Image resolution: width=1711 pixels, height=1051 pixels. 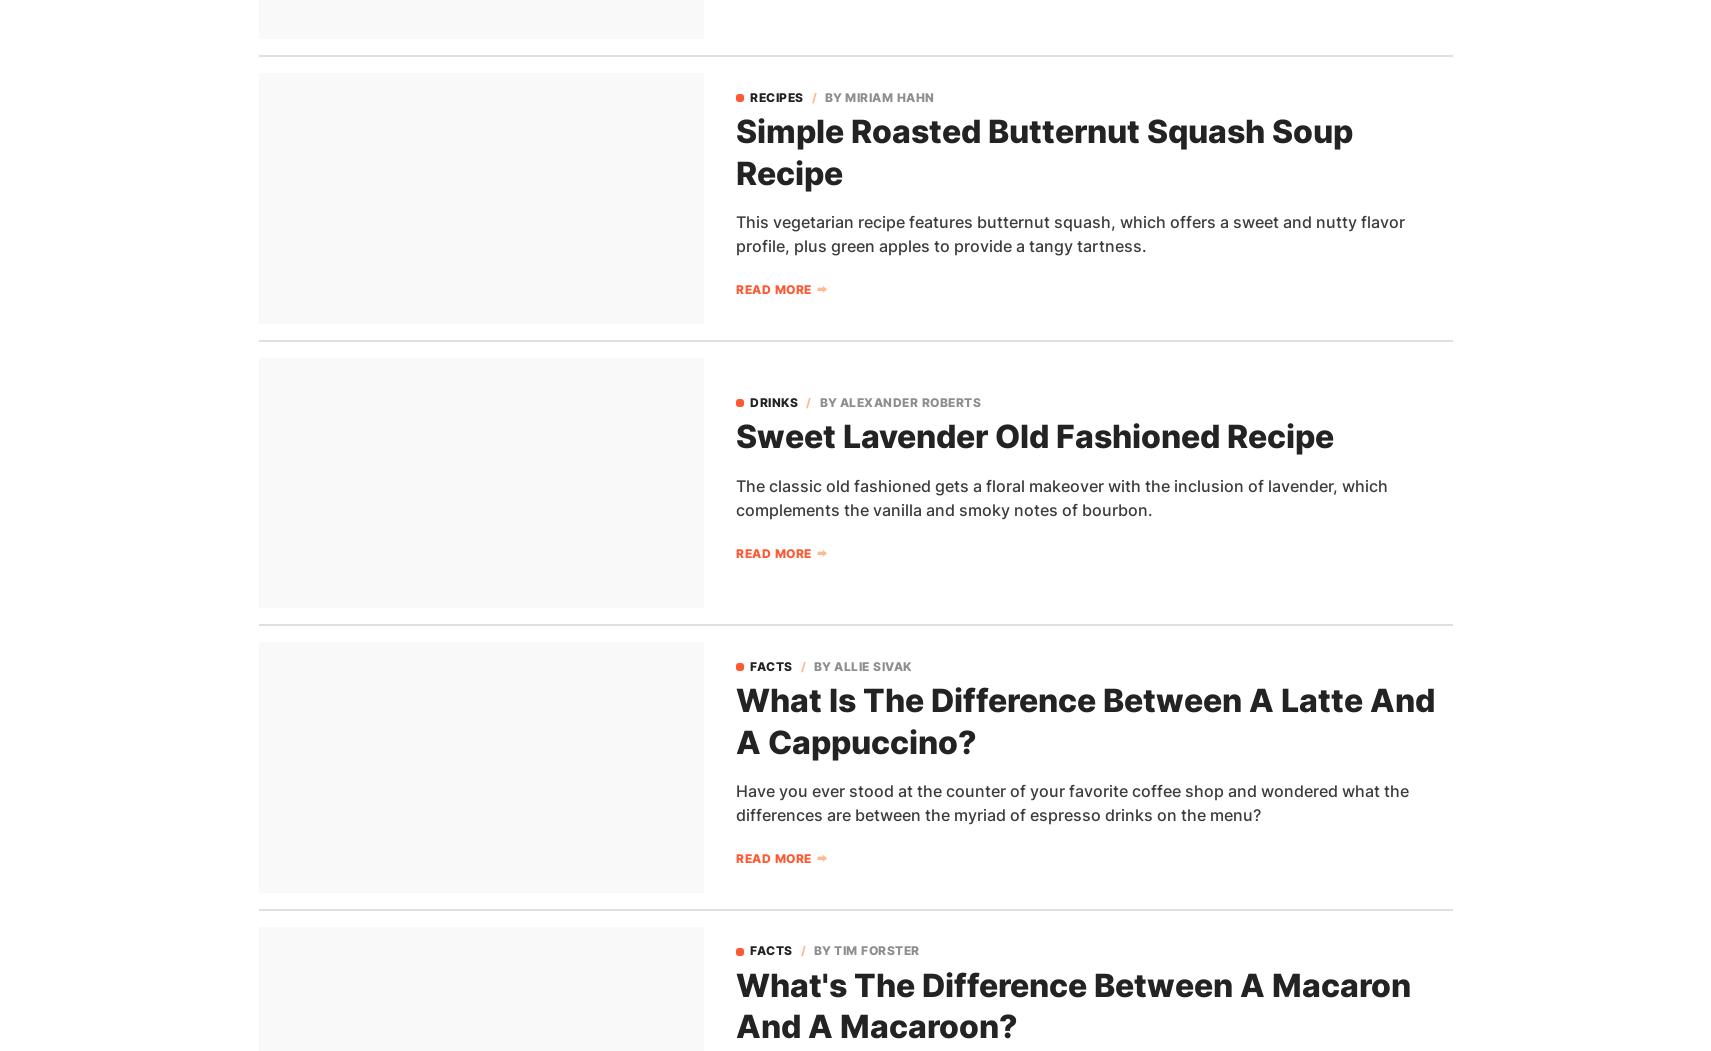 I want to click on 'Simple Roasted Butternut Squash Soup Recipe', so click(x=1044, y=150).